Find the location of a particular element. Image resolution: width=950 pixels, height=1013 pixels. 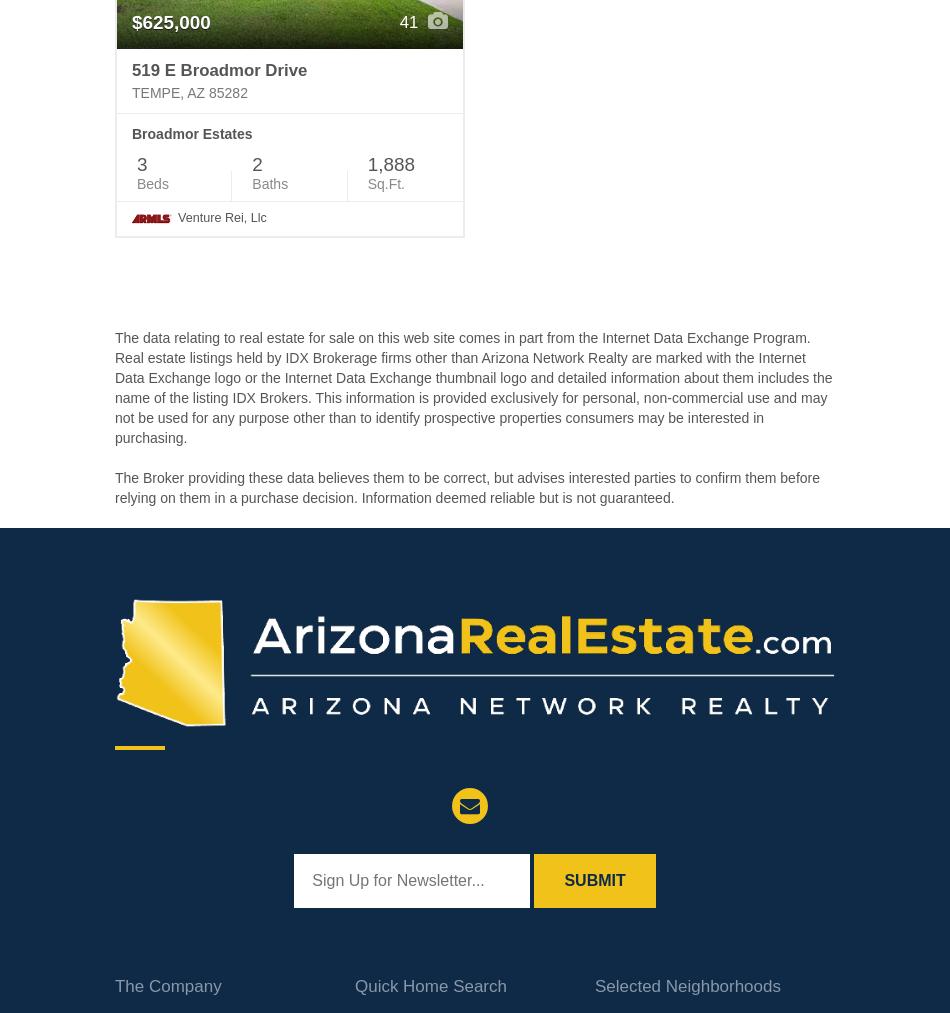

'The Broker providing these data believes them to be correct, but advises interested parties to confirm them before relying 
    on them in a purchase decision. Information deemed reliable but is not guaranteed.' is located at coordinates (466, 486).